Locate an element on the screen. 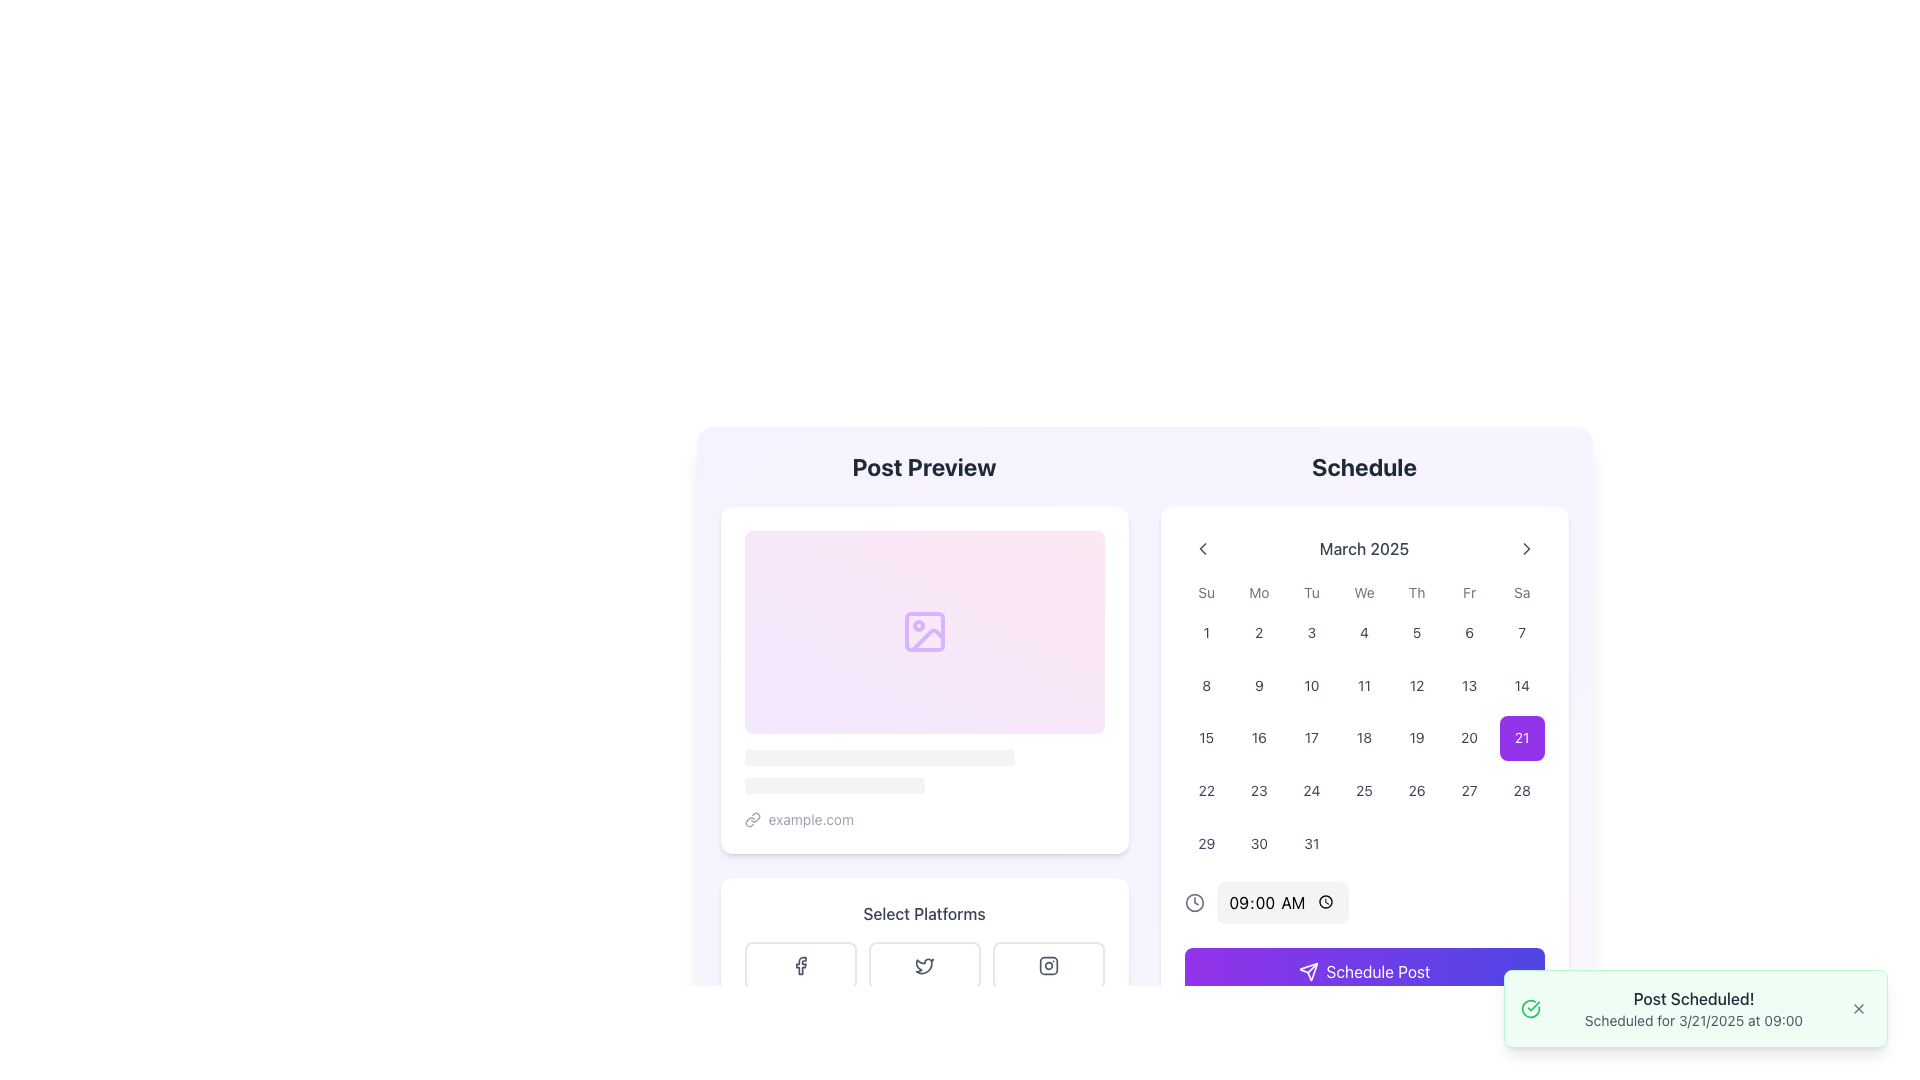 The height and width of the screenshot is (1080, 1920). the calendar day cell displaying the number '19' in the Schedule section is located at coordinates (1416, 738).